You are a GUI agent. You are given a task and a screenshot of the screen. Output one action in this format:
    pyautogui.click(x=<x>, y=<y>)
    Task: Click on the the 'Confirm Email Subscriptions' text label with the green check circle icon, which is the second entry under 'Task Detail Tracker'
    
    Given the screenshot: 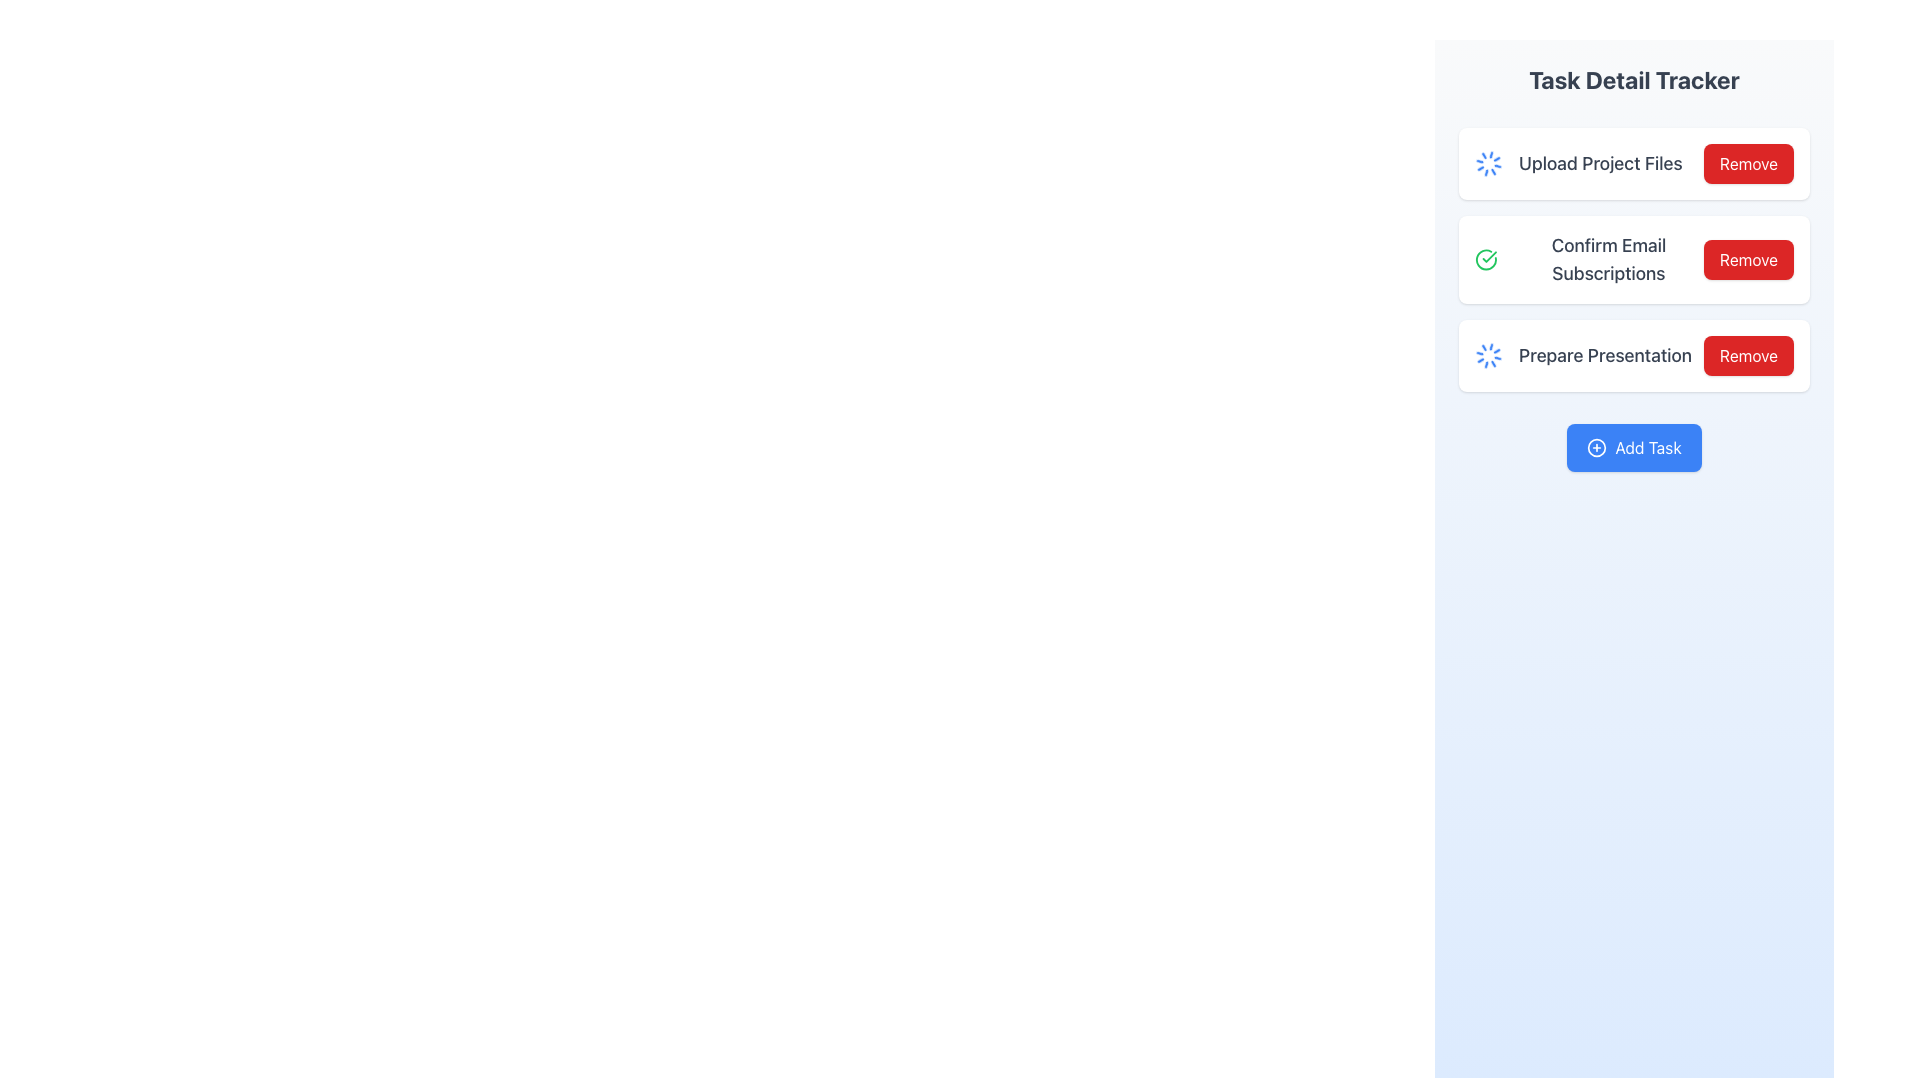 What is the action you would take?
    pyautogui.click(x=1588, y=258)
    